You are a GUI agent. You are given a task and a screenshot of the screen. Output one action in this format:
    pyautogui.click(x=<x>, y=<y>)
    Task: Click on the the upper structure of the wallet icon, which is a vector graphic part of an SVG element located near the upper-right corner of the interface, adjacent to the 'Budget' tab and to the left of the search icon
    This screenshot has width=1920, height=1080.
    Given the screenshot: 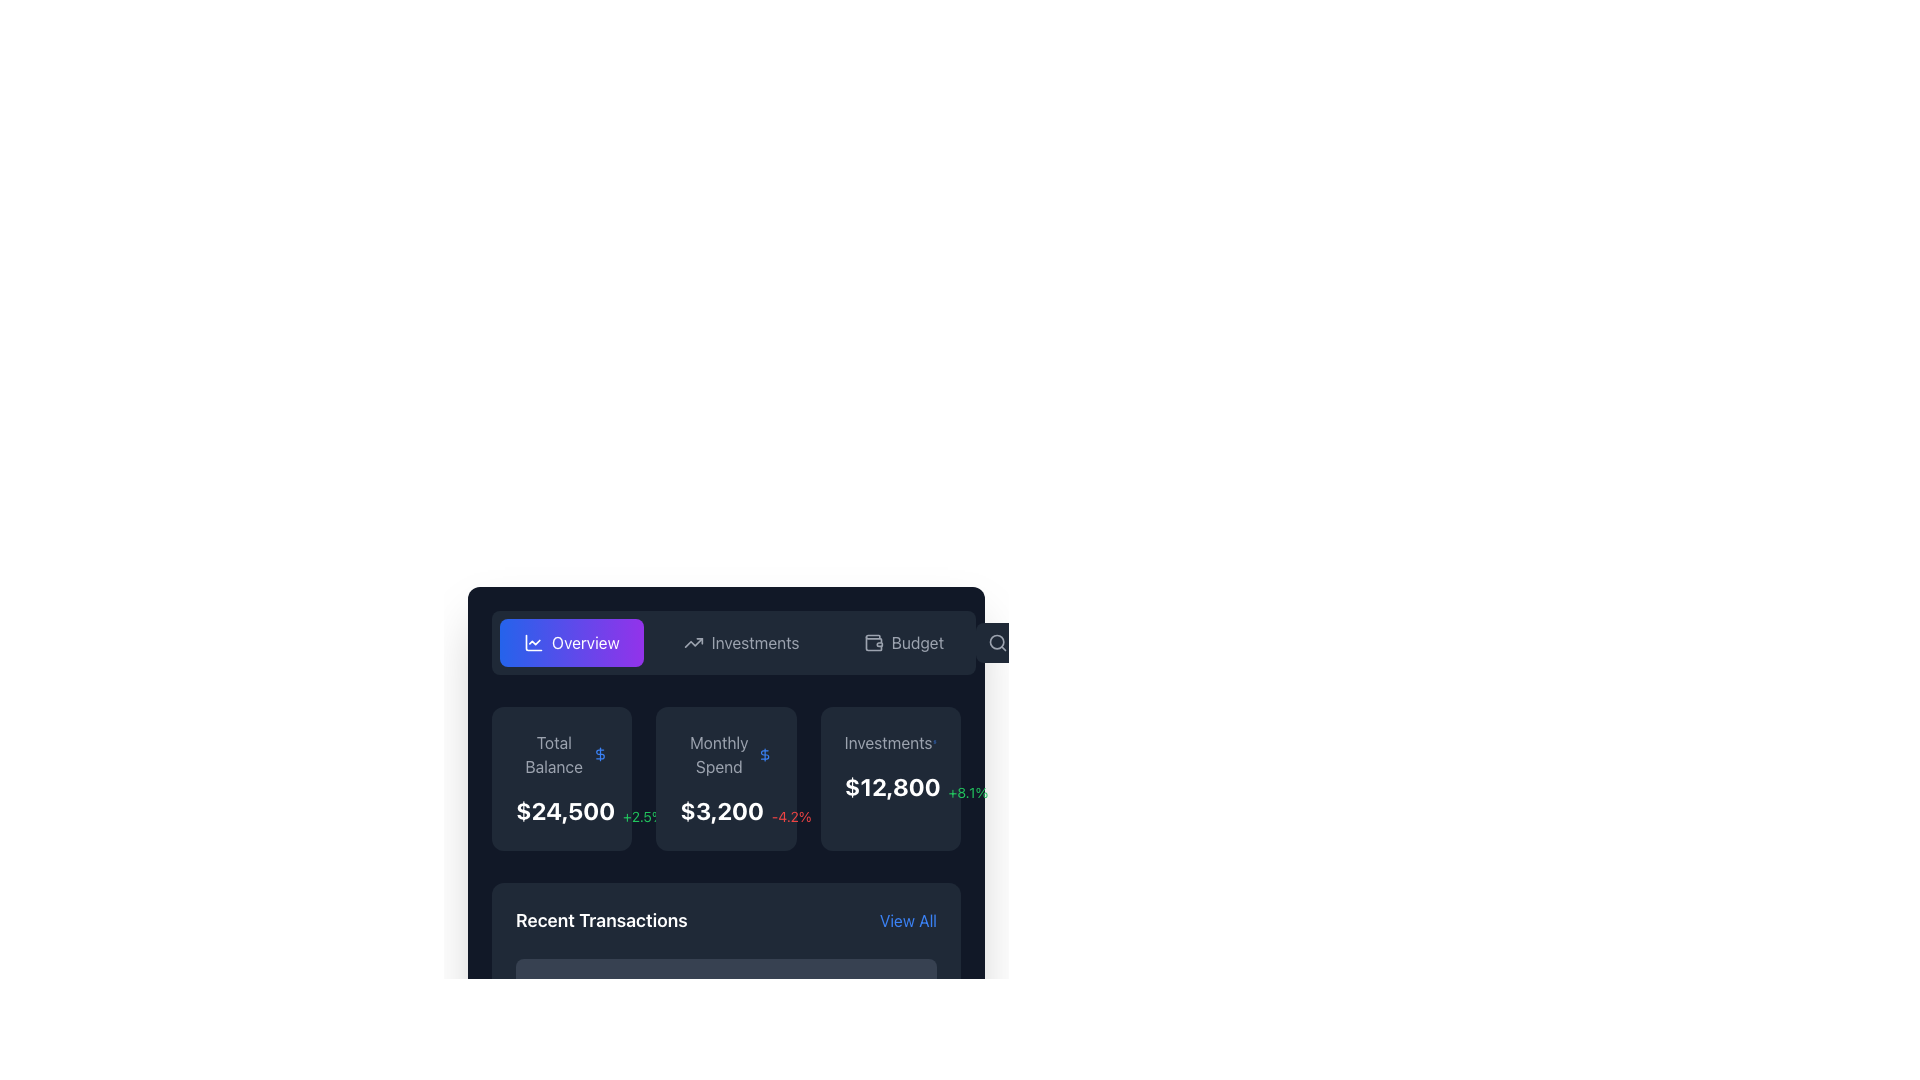 What is the action you would take?
    pyautogui.click(x=873, y=640)
    